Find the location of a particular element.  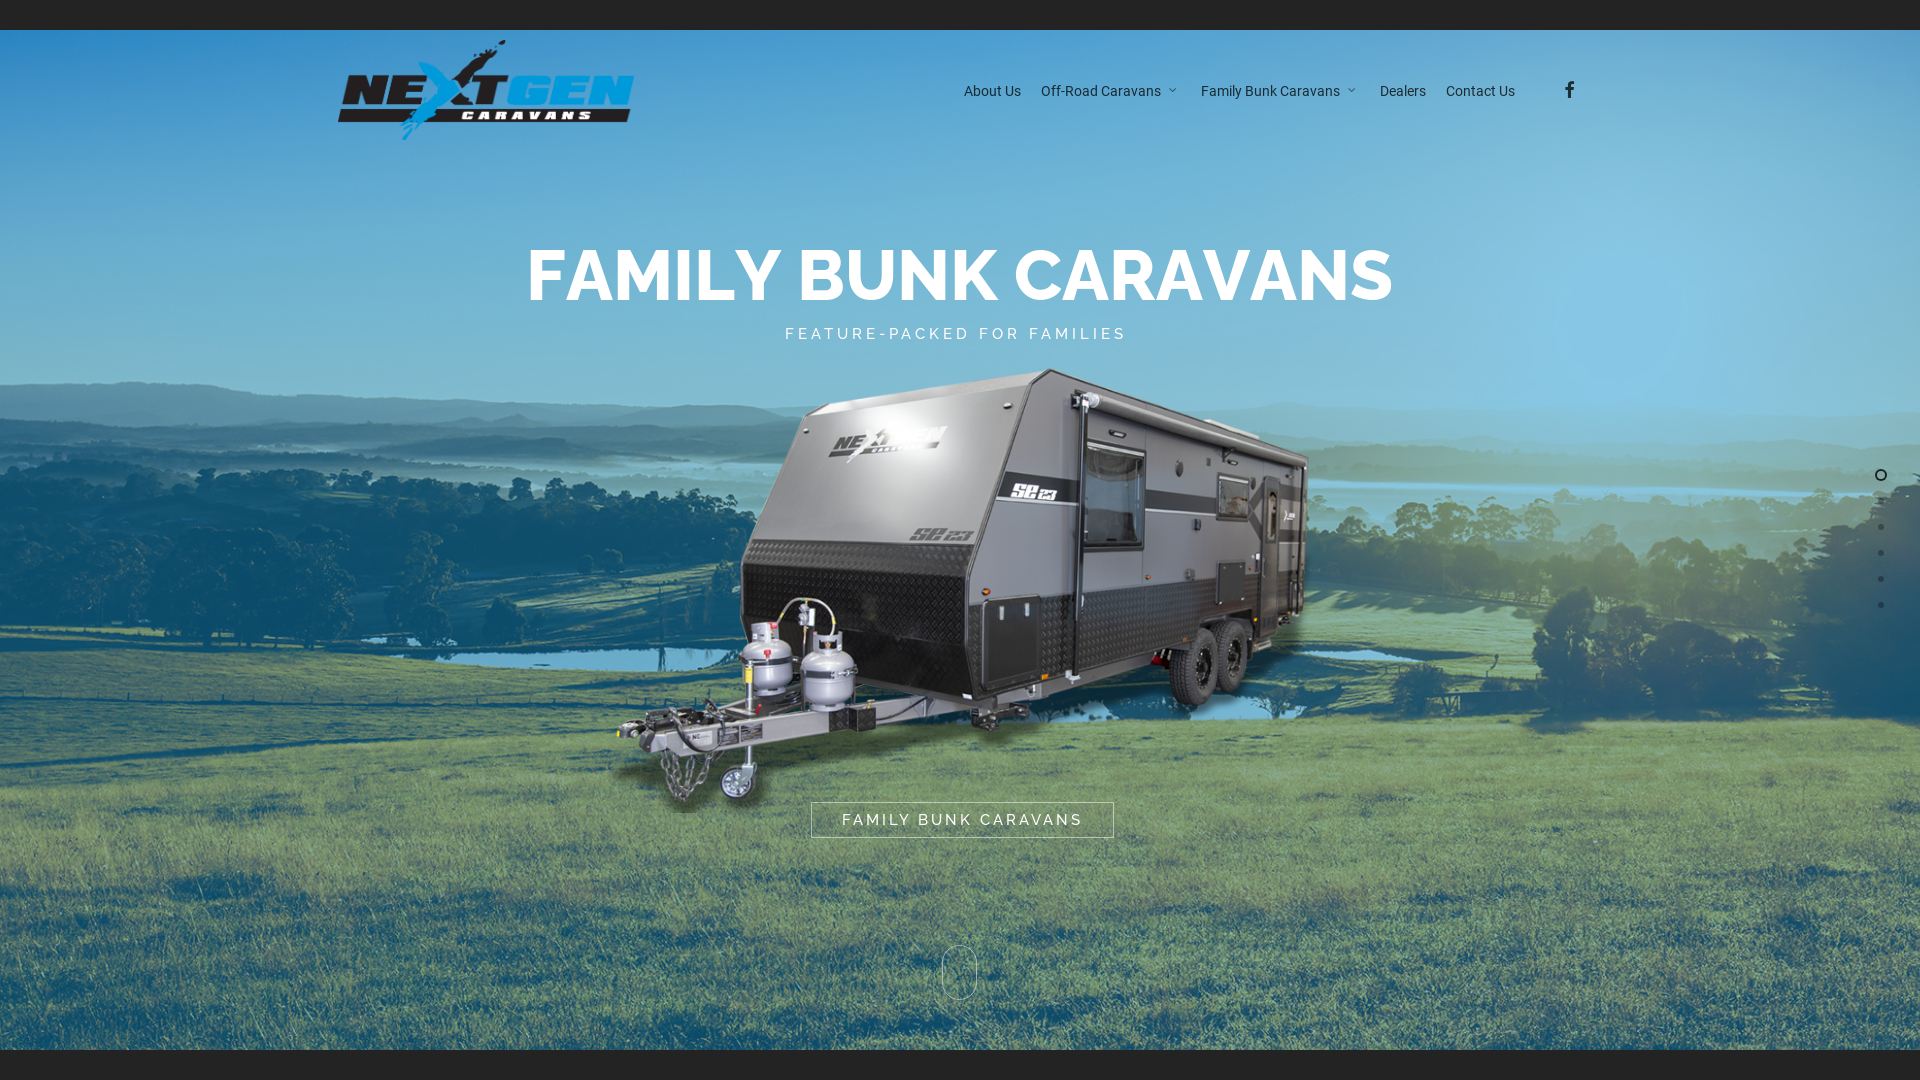

'Contact Us' is located at coordinates (1480, 88).